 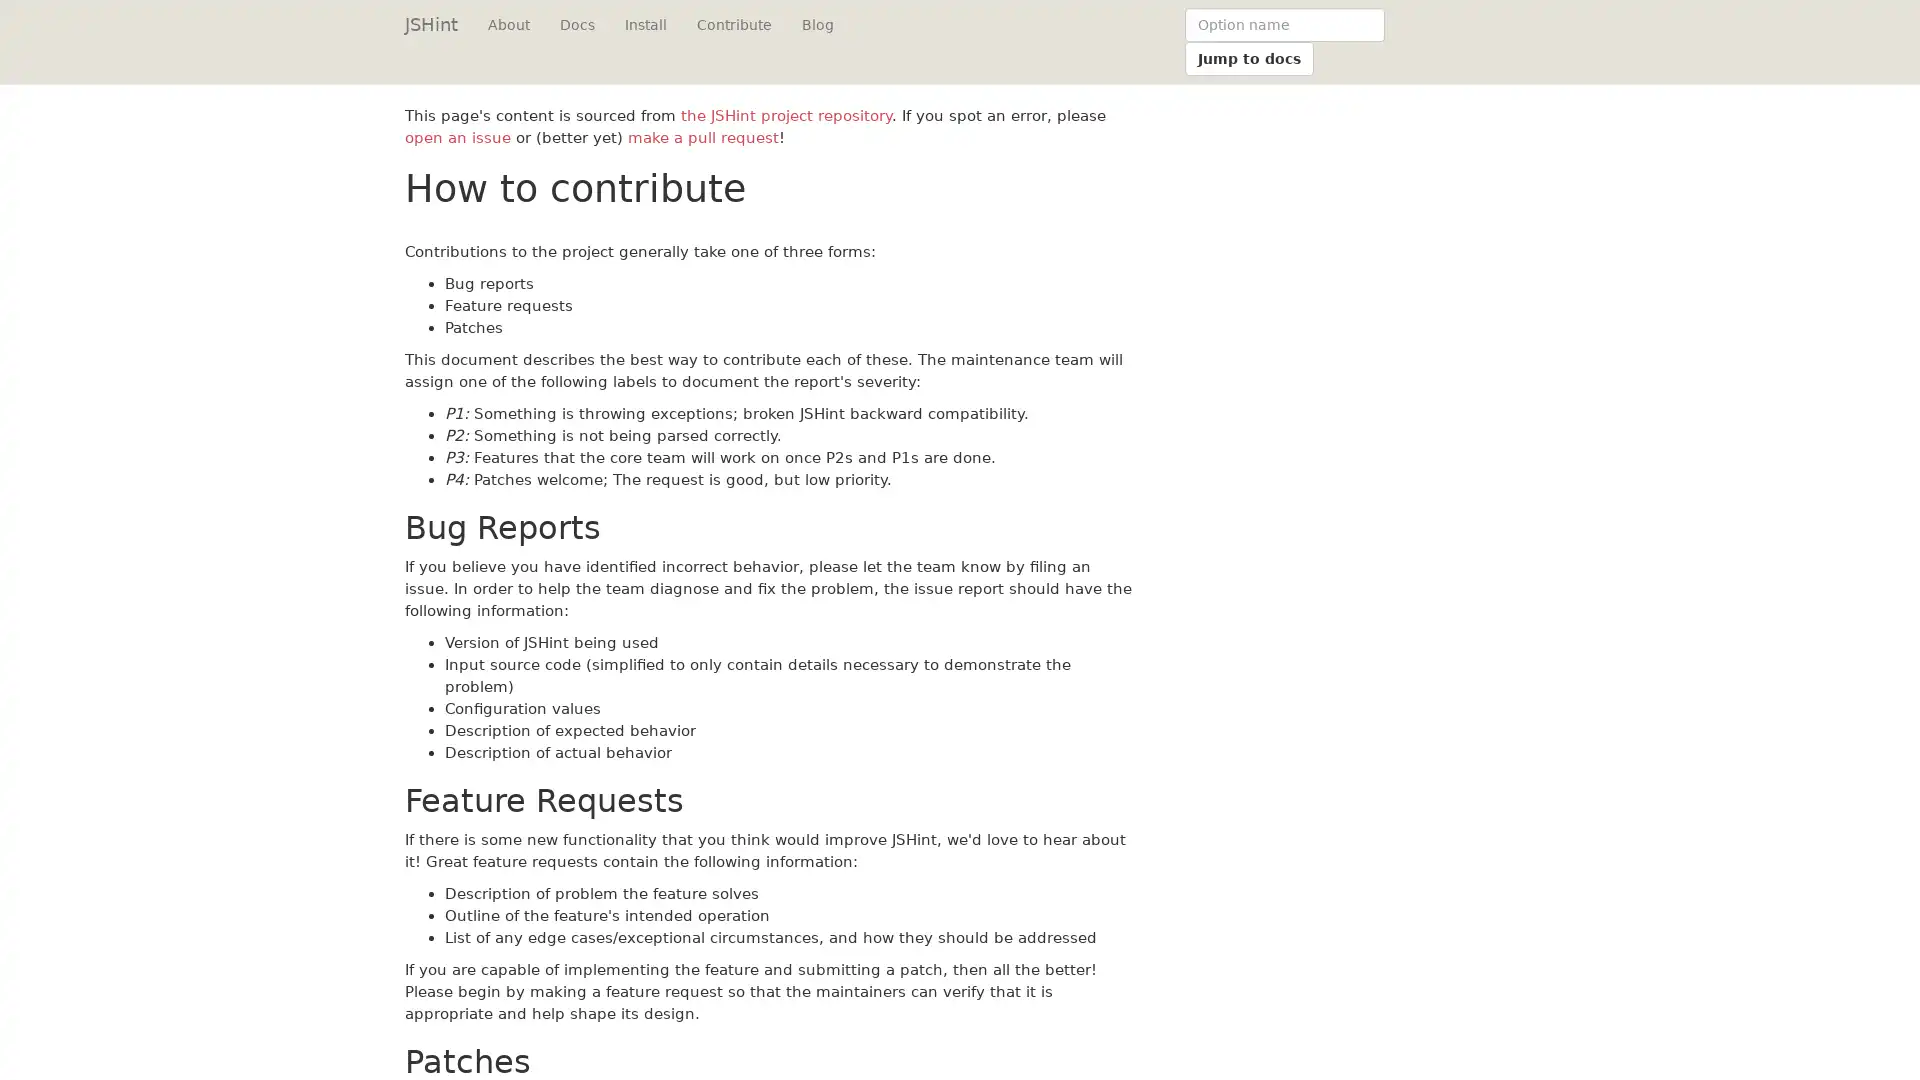 What do you see at coordinates (1248, 57) in the screenshot?
I see `Jump to docs` at bounding box center [1248, 57].